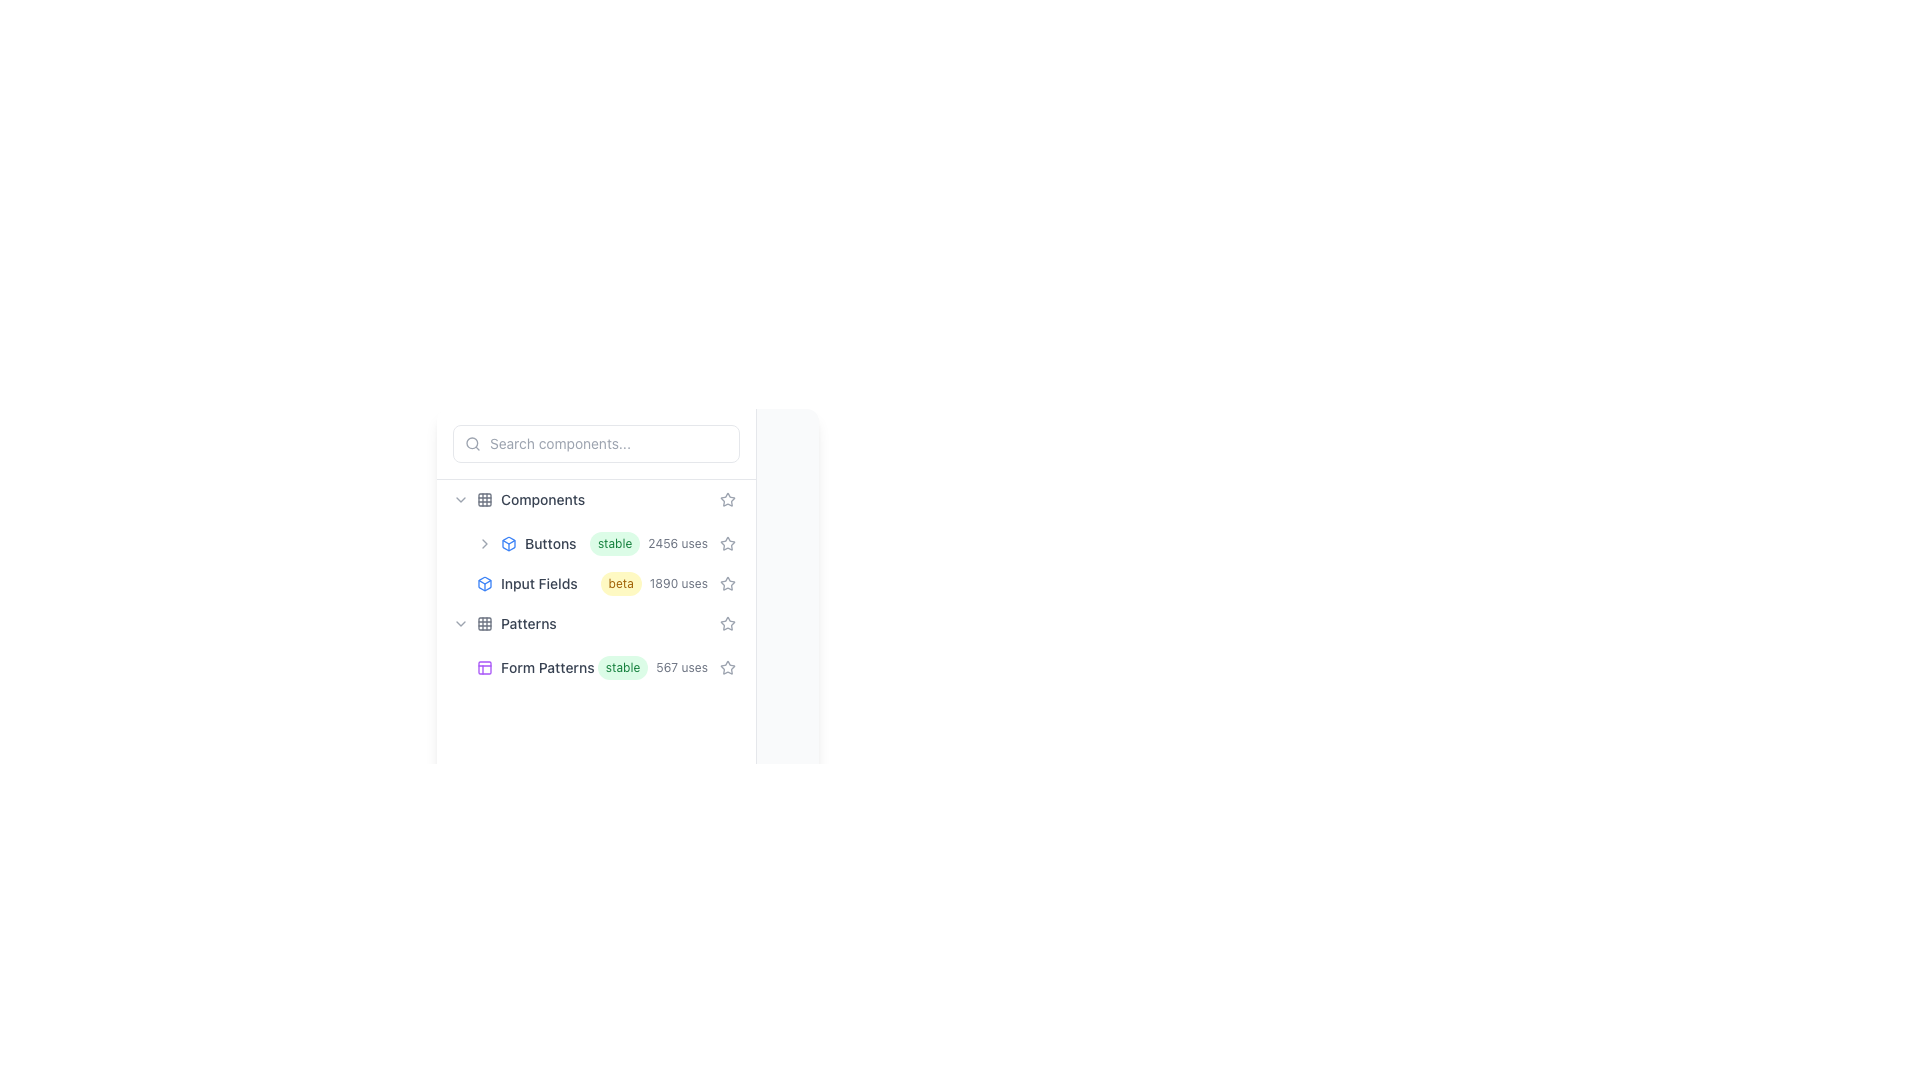 This screenshot has height=1080, width=1920. Describe the element at coordinates (614, 543) in the screenshot. I see `the small badge with rounded corners and a green background that contains the text 'stable', located adjacent to the text 'Buttons' and preceding '2456 uses'` at that location.